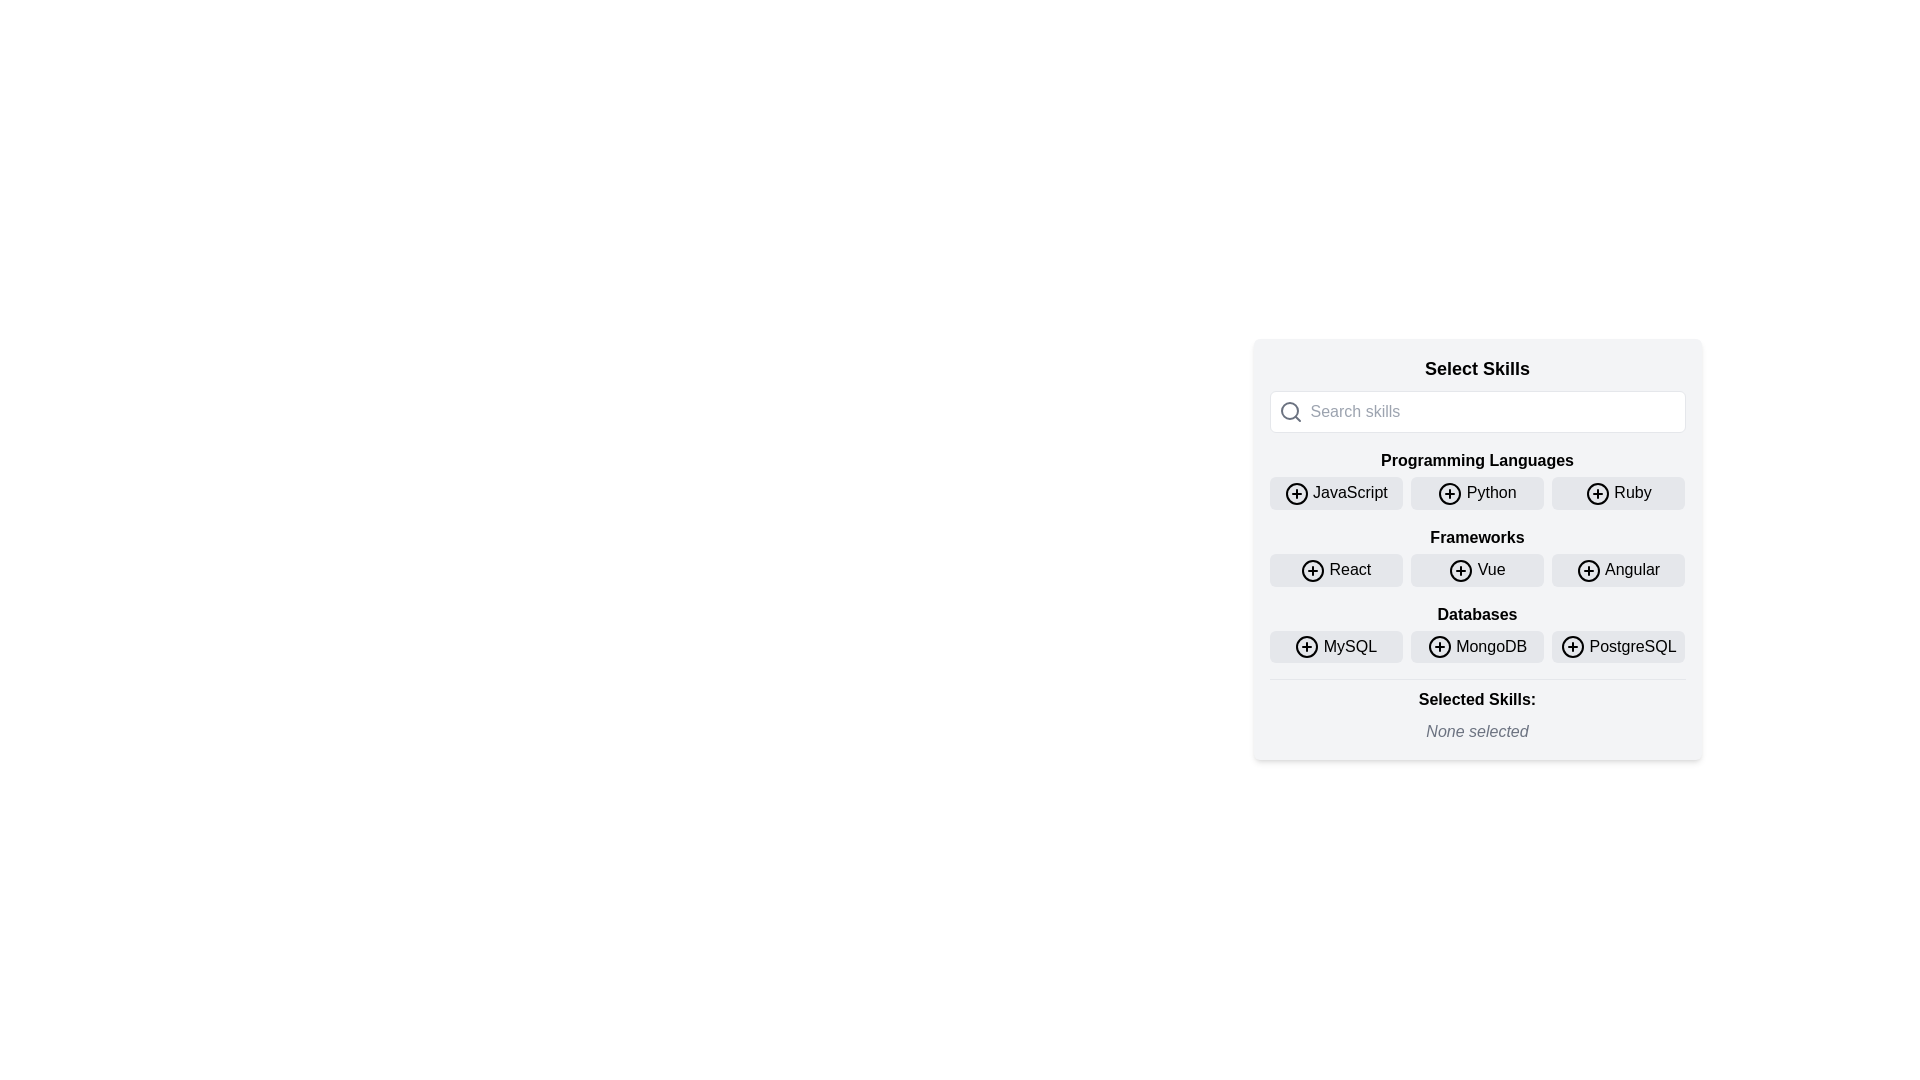  I want to click on the 'Python' button in the 'Programming Languages' section, so click(1477, 479).